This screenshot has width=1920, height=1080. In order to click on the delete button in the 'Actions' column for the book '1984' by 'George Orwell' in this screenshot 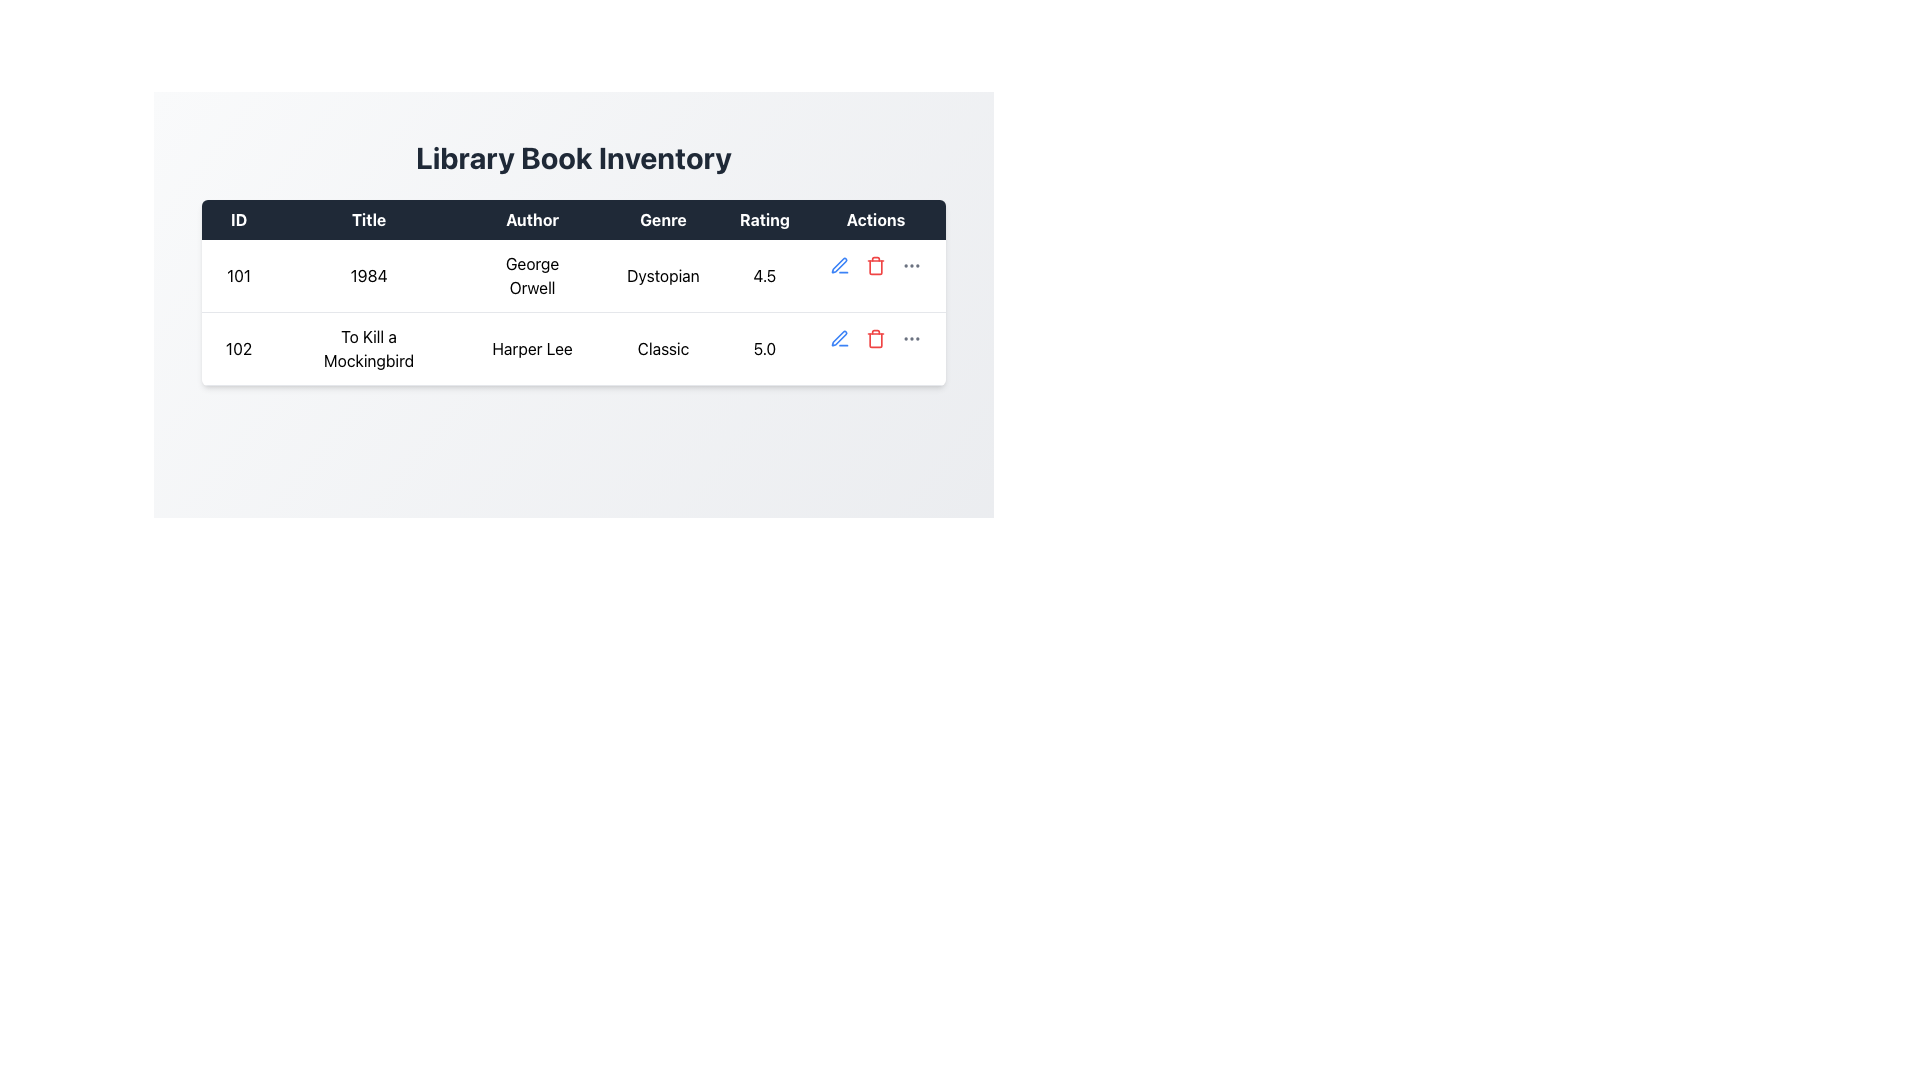, I will do `click(875, 262)`.